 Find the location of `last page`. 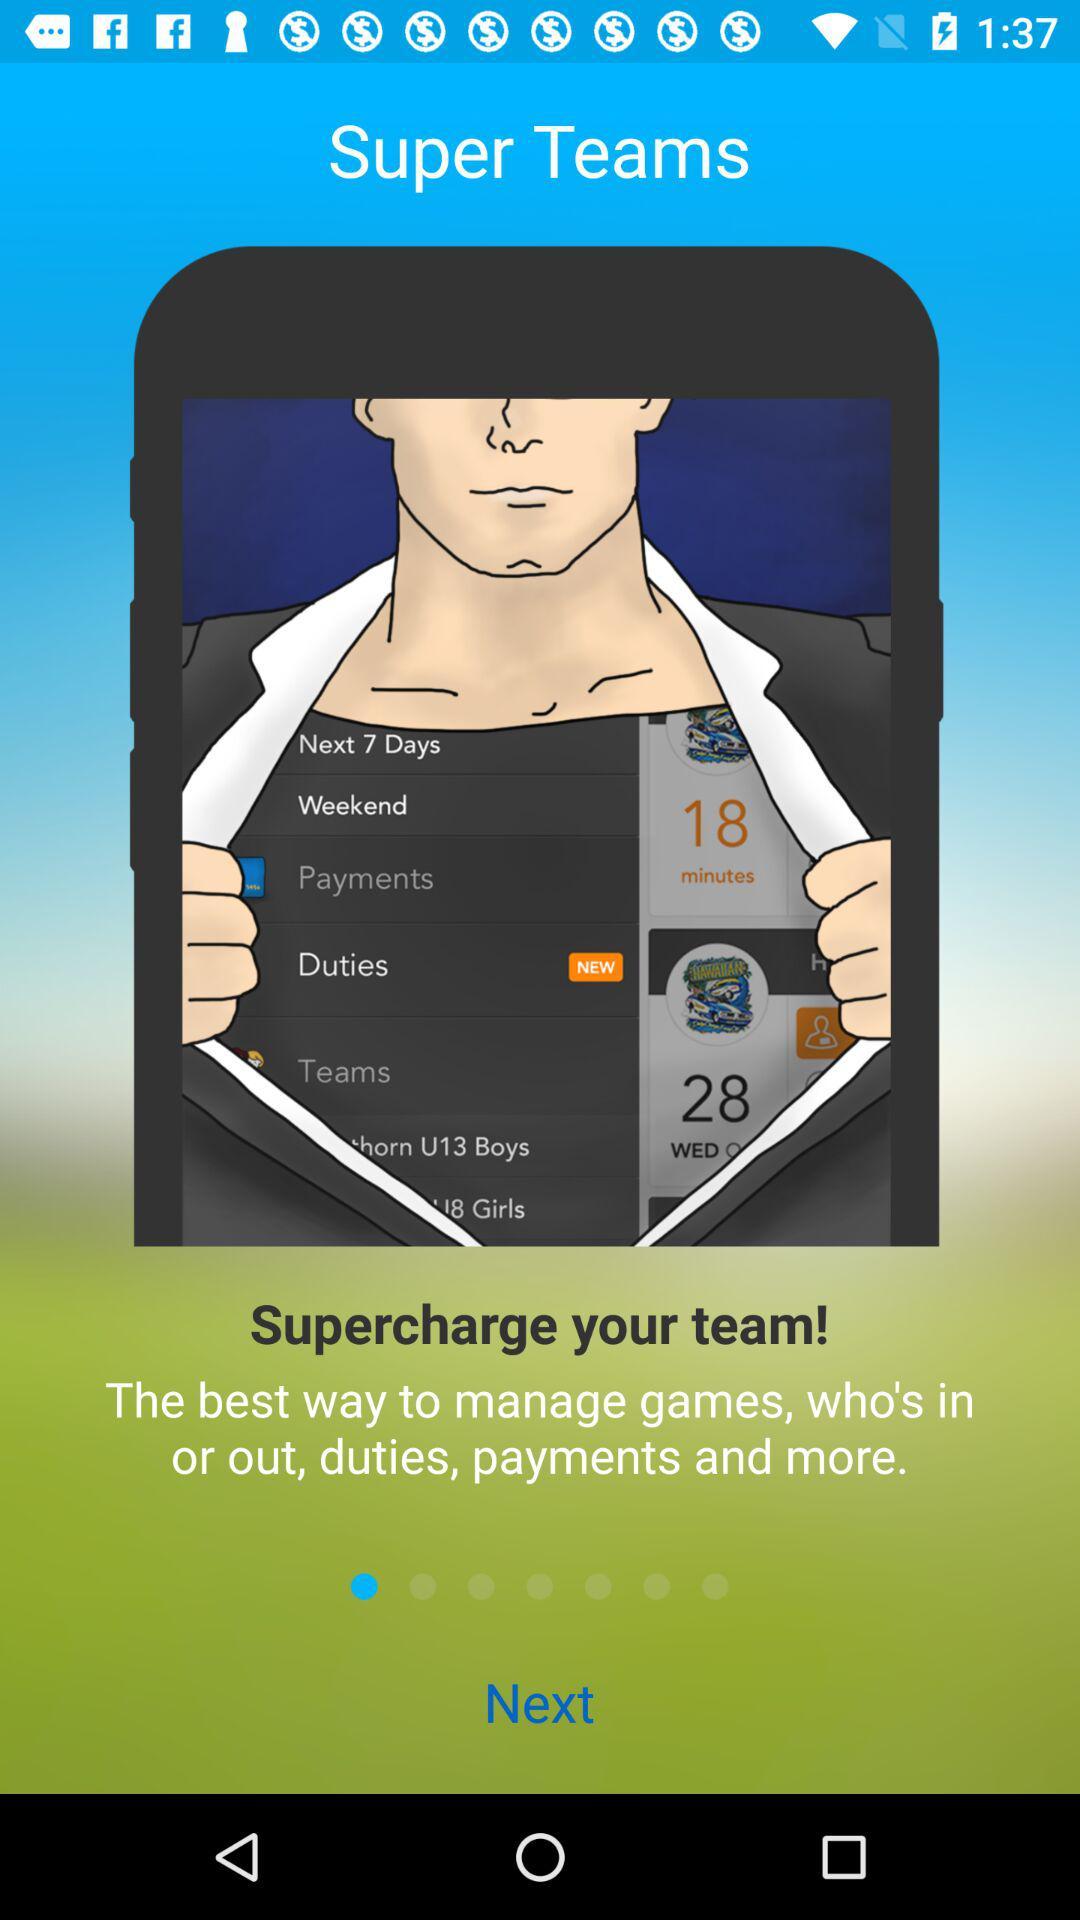

last page is located at coordinates (714, 1585).